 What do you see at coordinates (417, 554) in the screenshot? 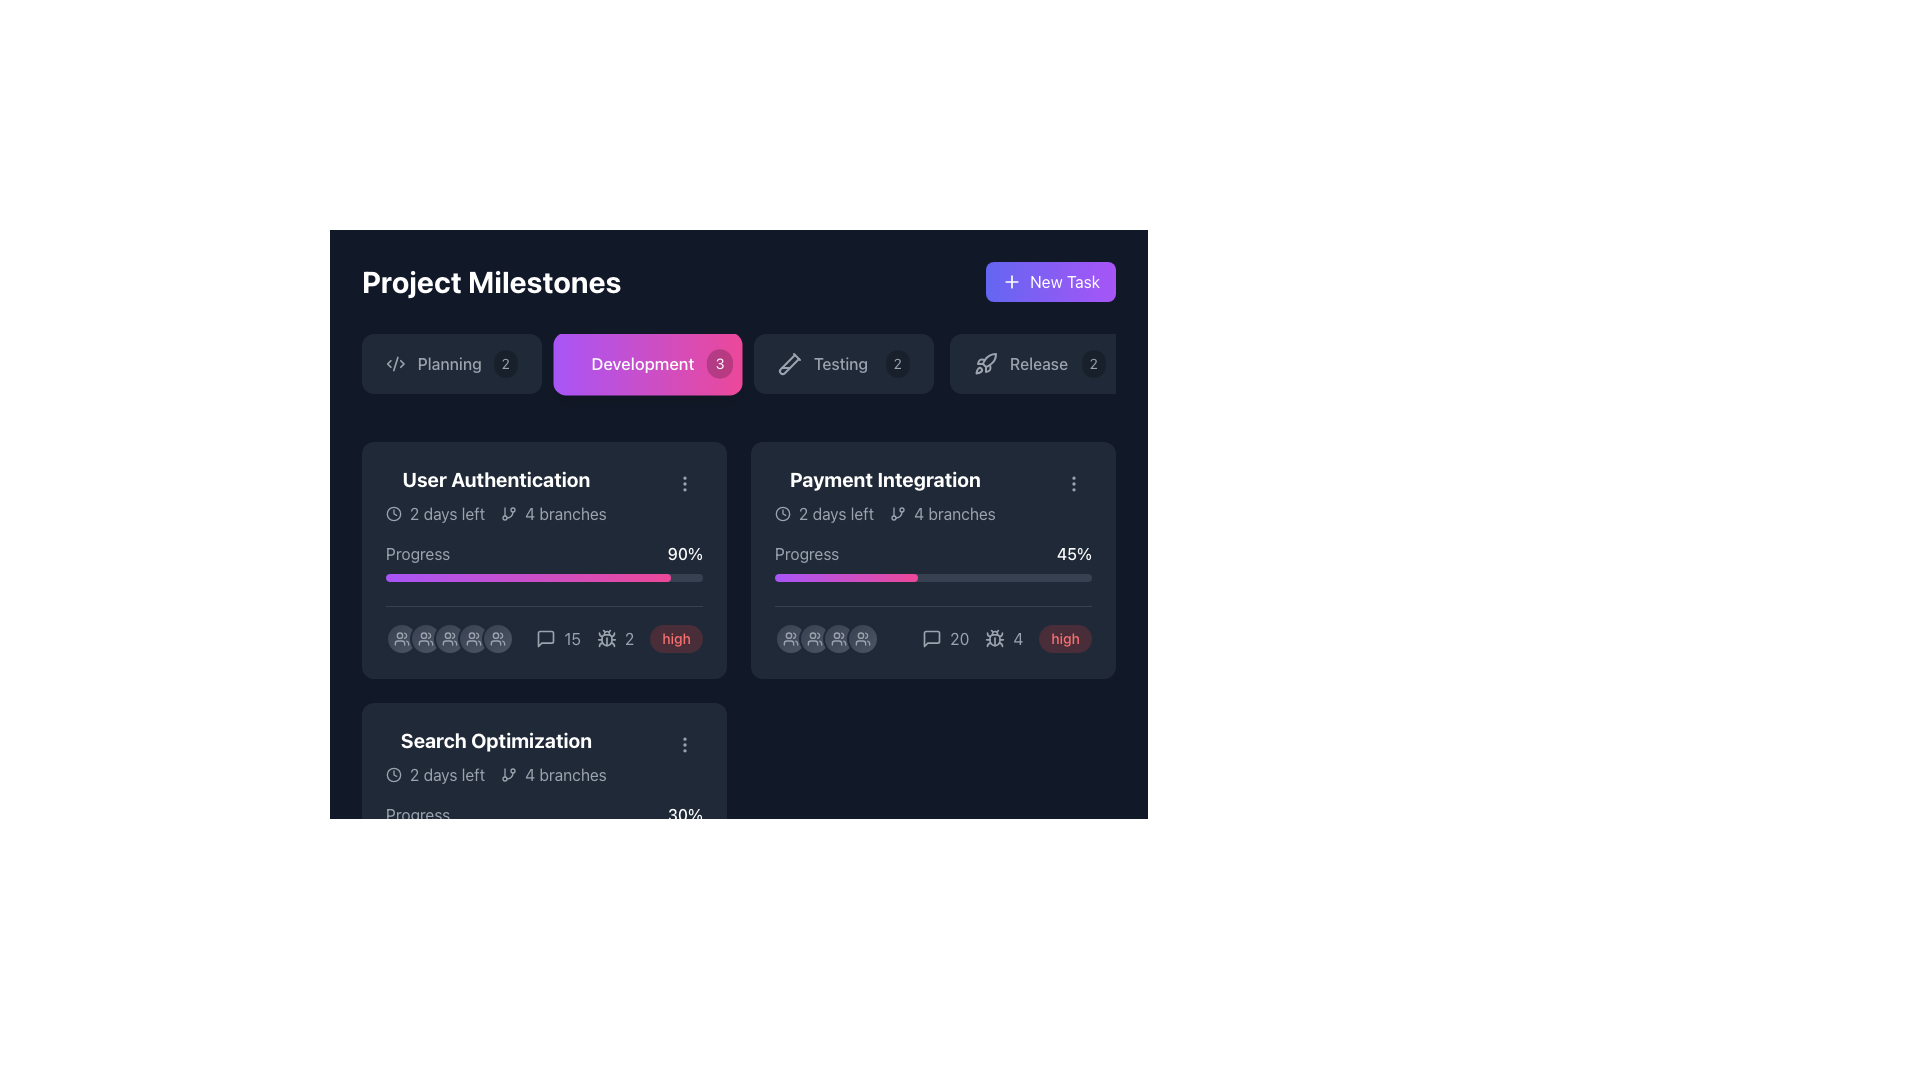
I see `the text label that describes the progress bar in the 'User Authentication' section card, located to the left of the '90%' text element` at bounding box center [417, 554].